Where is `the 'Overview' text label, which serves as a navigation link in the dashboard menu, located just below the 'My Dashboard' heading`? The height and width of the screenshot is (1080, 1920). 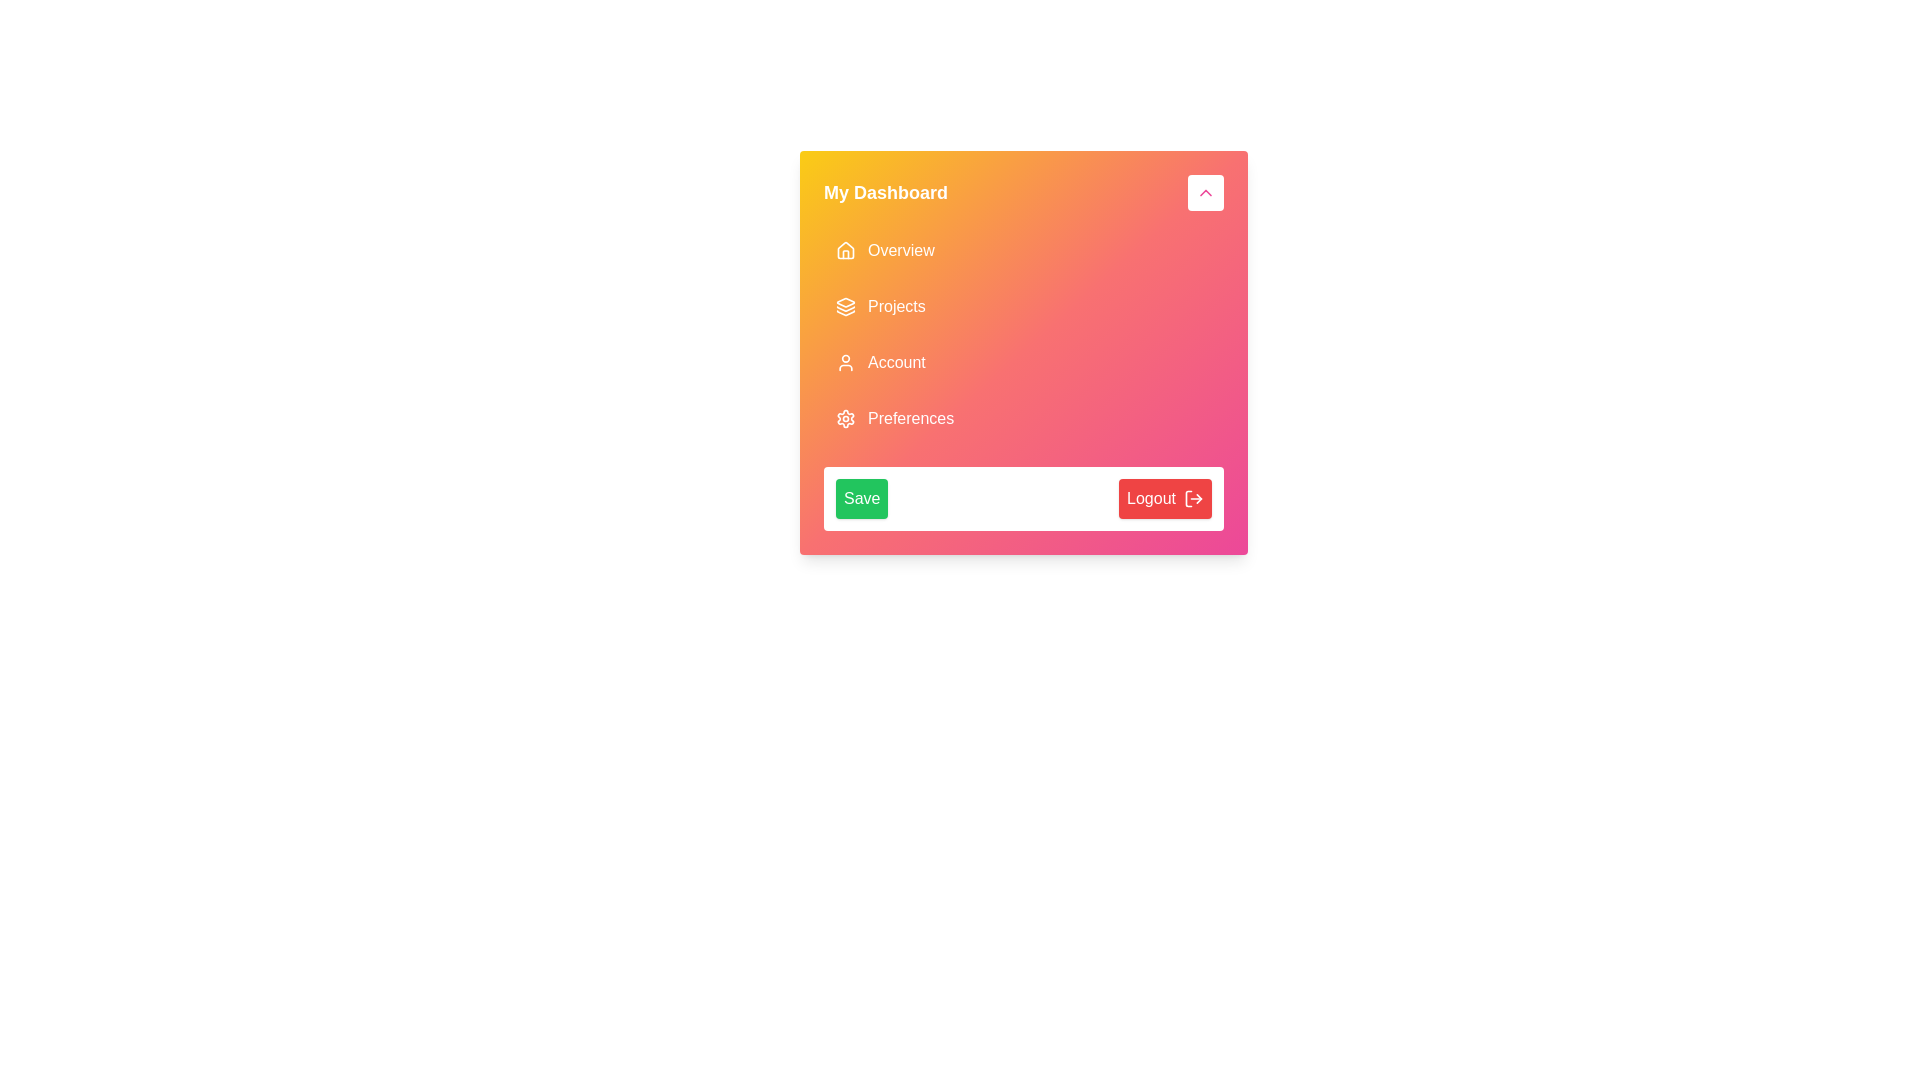 the 'Overview' text label, which serves as a navigation link in the dashboard menu, located just below the 'My Dashboard' heading is located at coordinates (900, 249).